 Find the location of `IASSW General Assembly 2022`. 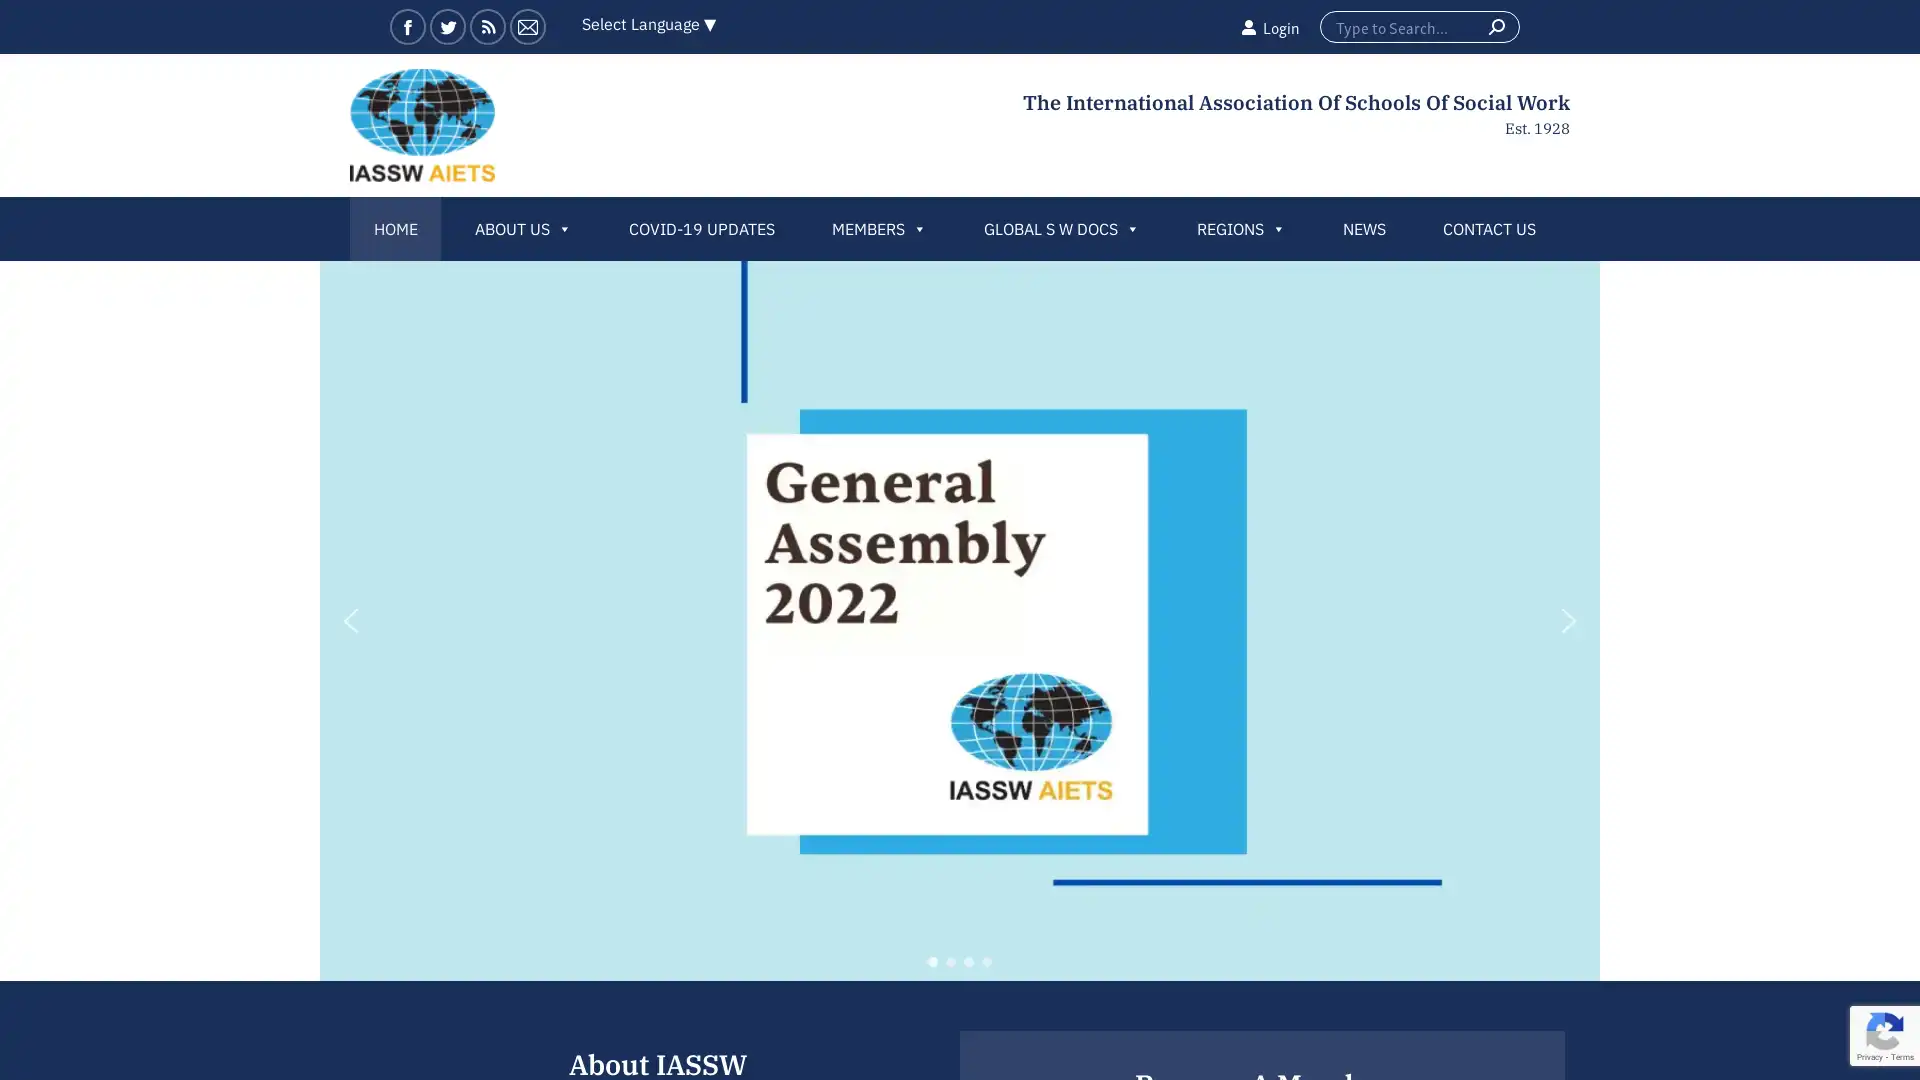

IASSW General Assembly 2022 is located at coordinates (931, 960).